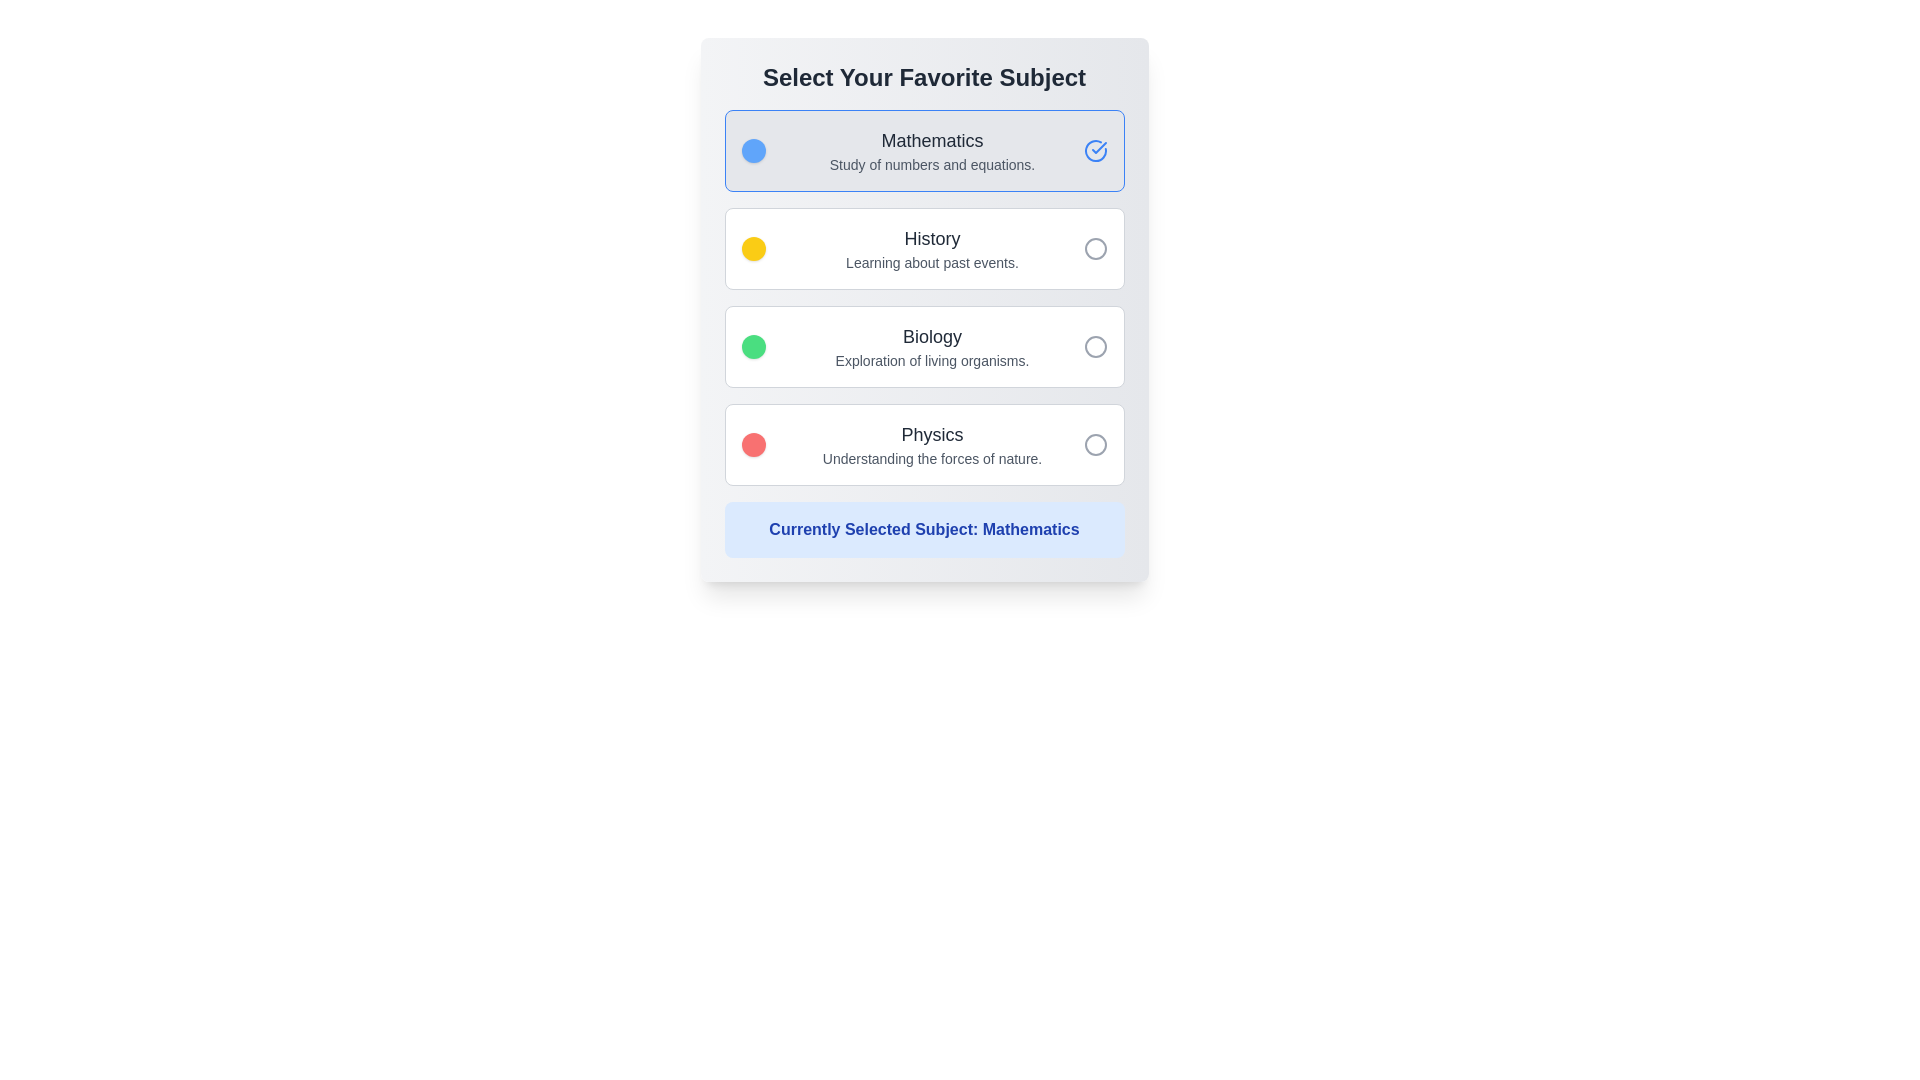 The height and width of the screenshot is (1080, 1920). Describe the element at coordinates (1094, 248) in the screenshot. I see `the Circle graphical element located to the right of the 'History' option, which is styled to match adjacent buttons in the vertical list of selectable subject options` at that location.